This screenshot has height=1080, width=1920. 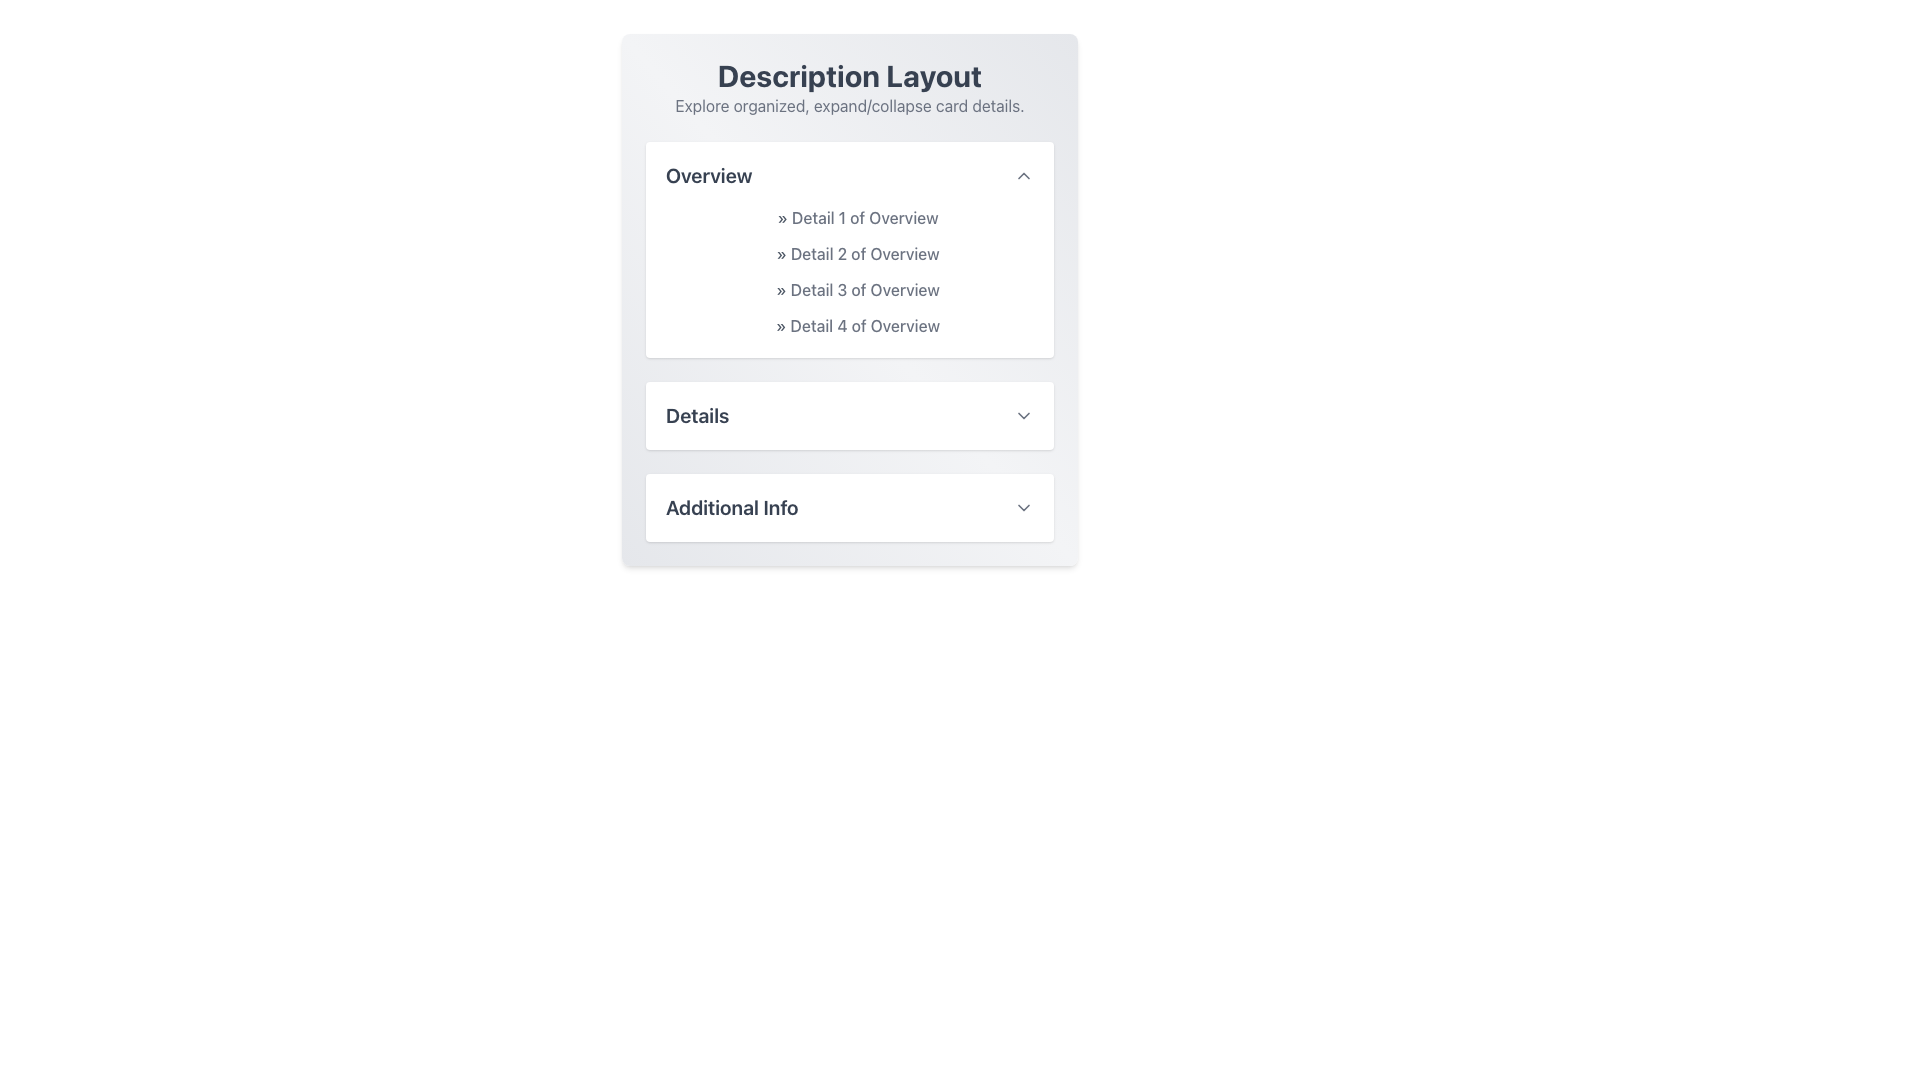 What do you see at coordinates (849, 325) in the screenshot?
I see `the fourth static text label in the 'Overview' section that provides descriptive information` at bounding box center [849, 325].